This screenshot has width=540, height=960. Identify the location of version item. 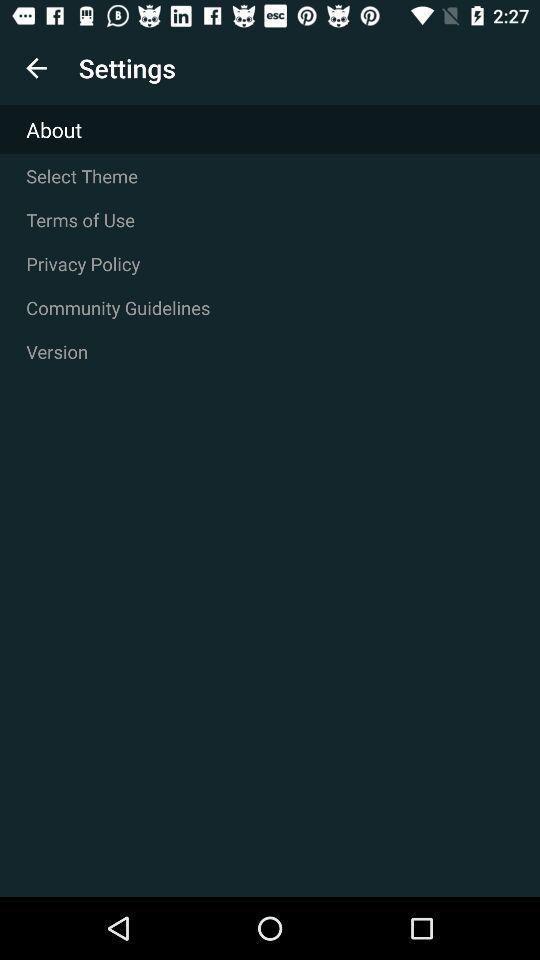
(270, 351).